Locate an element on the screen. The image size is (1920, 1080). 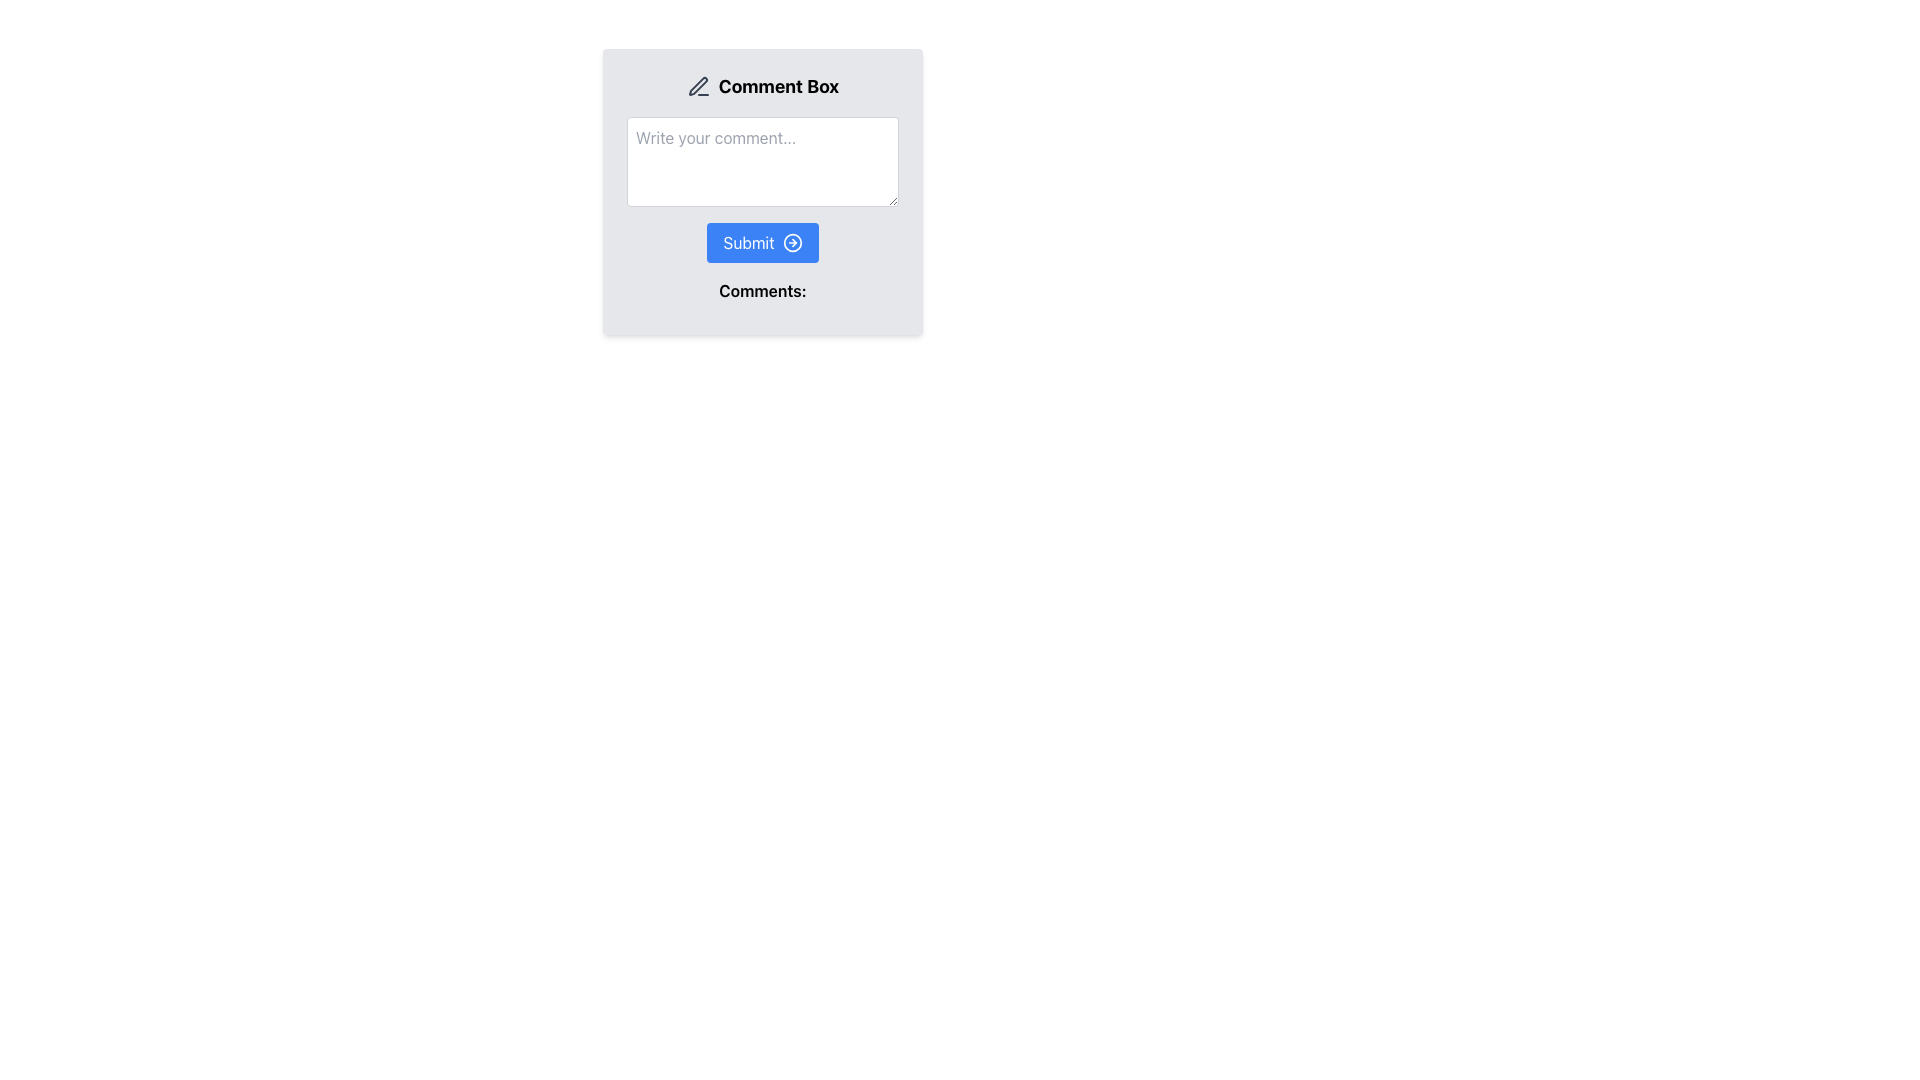
the small, stylized pen icon located near the top left of the interface, adjacent to the 'Comment Box' label is located at coordinates (697, 84).